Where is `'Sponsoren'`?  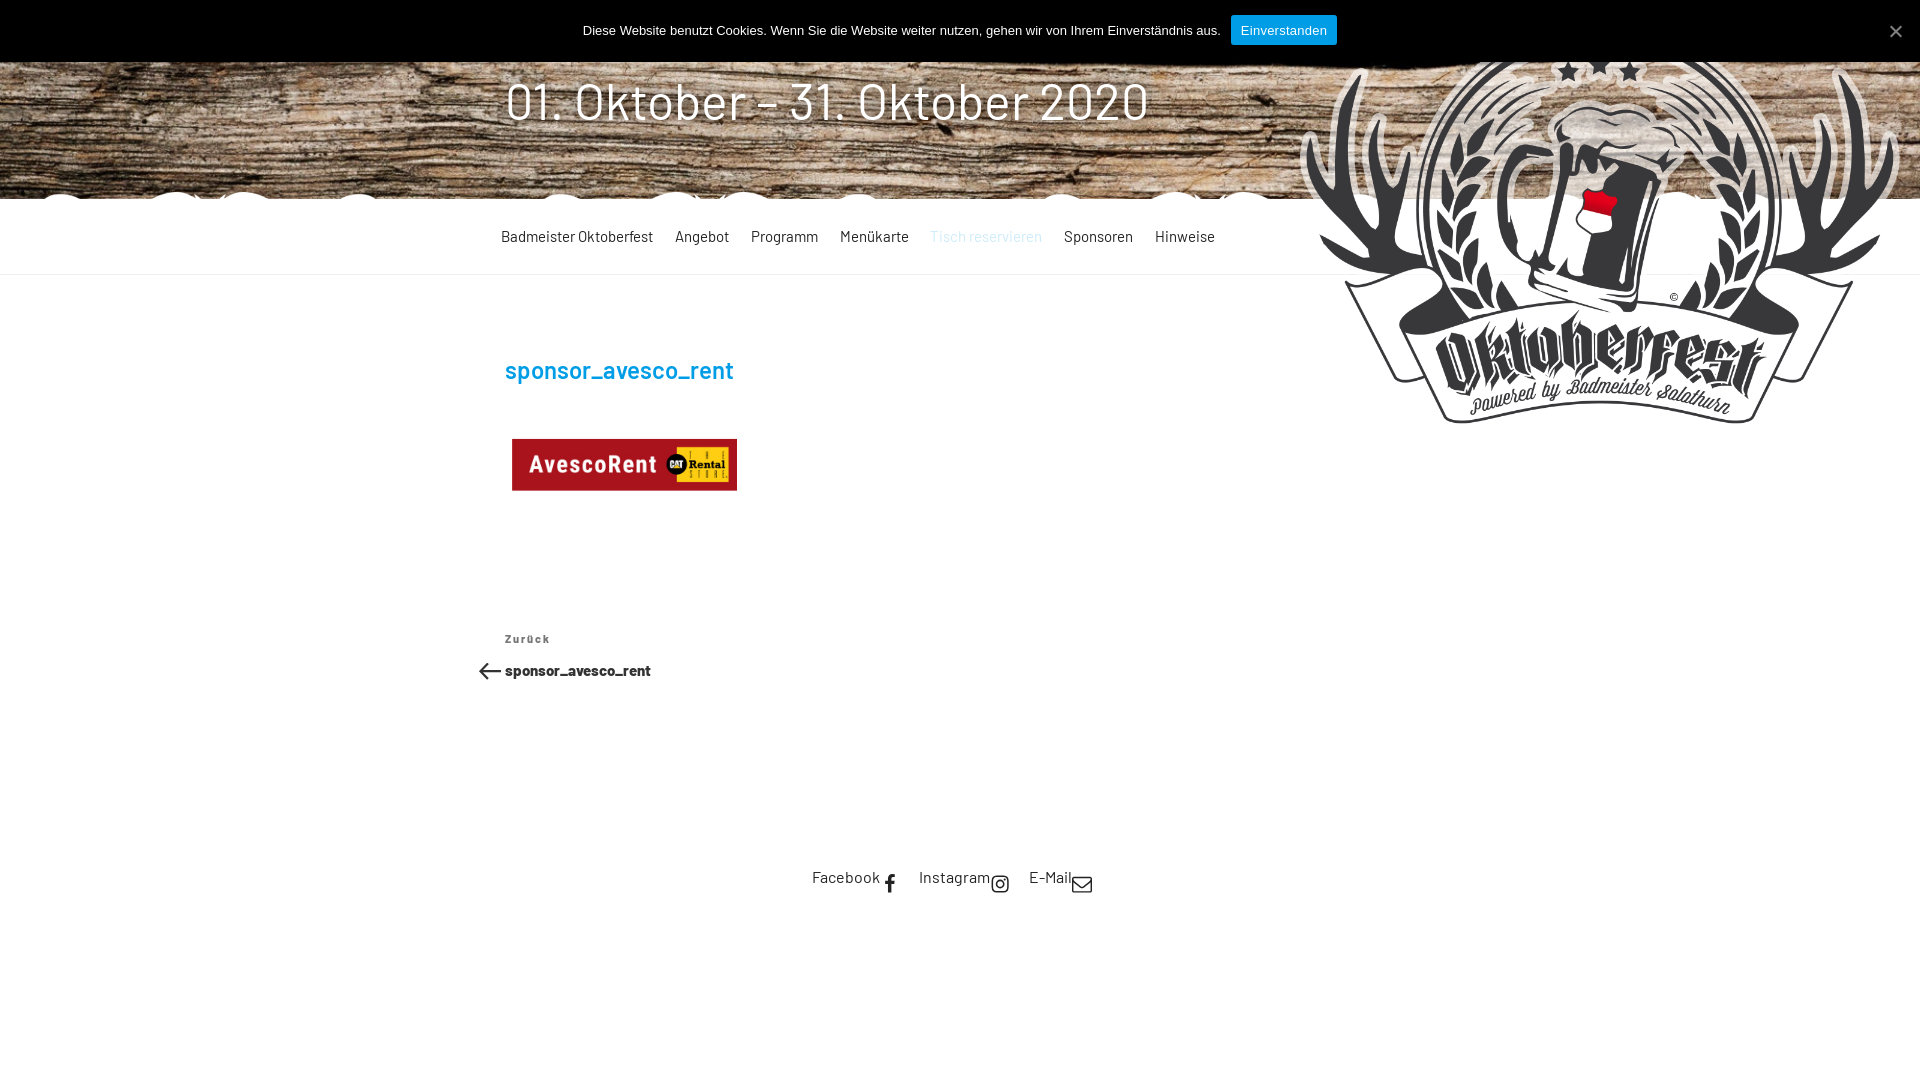 'Sponsoren' is located at coordinates (1096, 235).